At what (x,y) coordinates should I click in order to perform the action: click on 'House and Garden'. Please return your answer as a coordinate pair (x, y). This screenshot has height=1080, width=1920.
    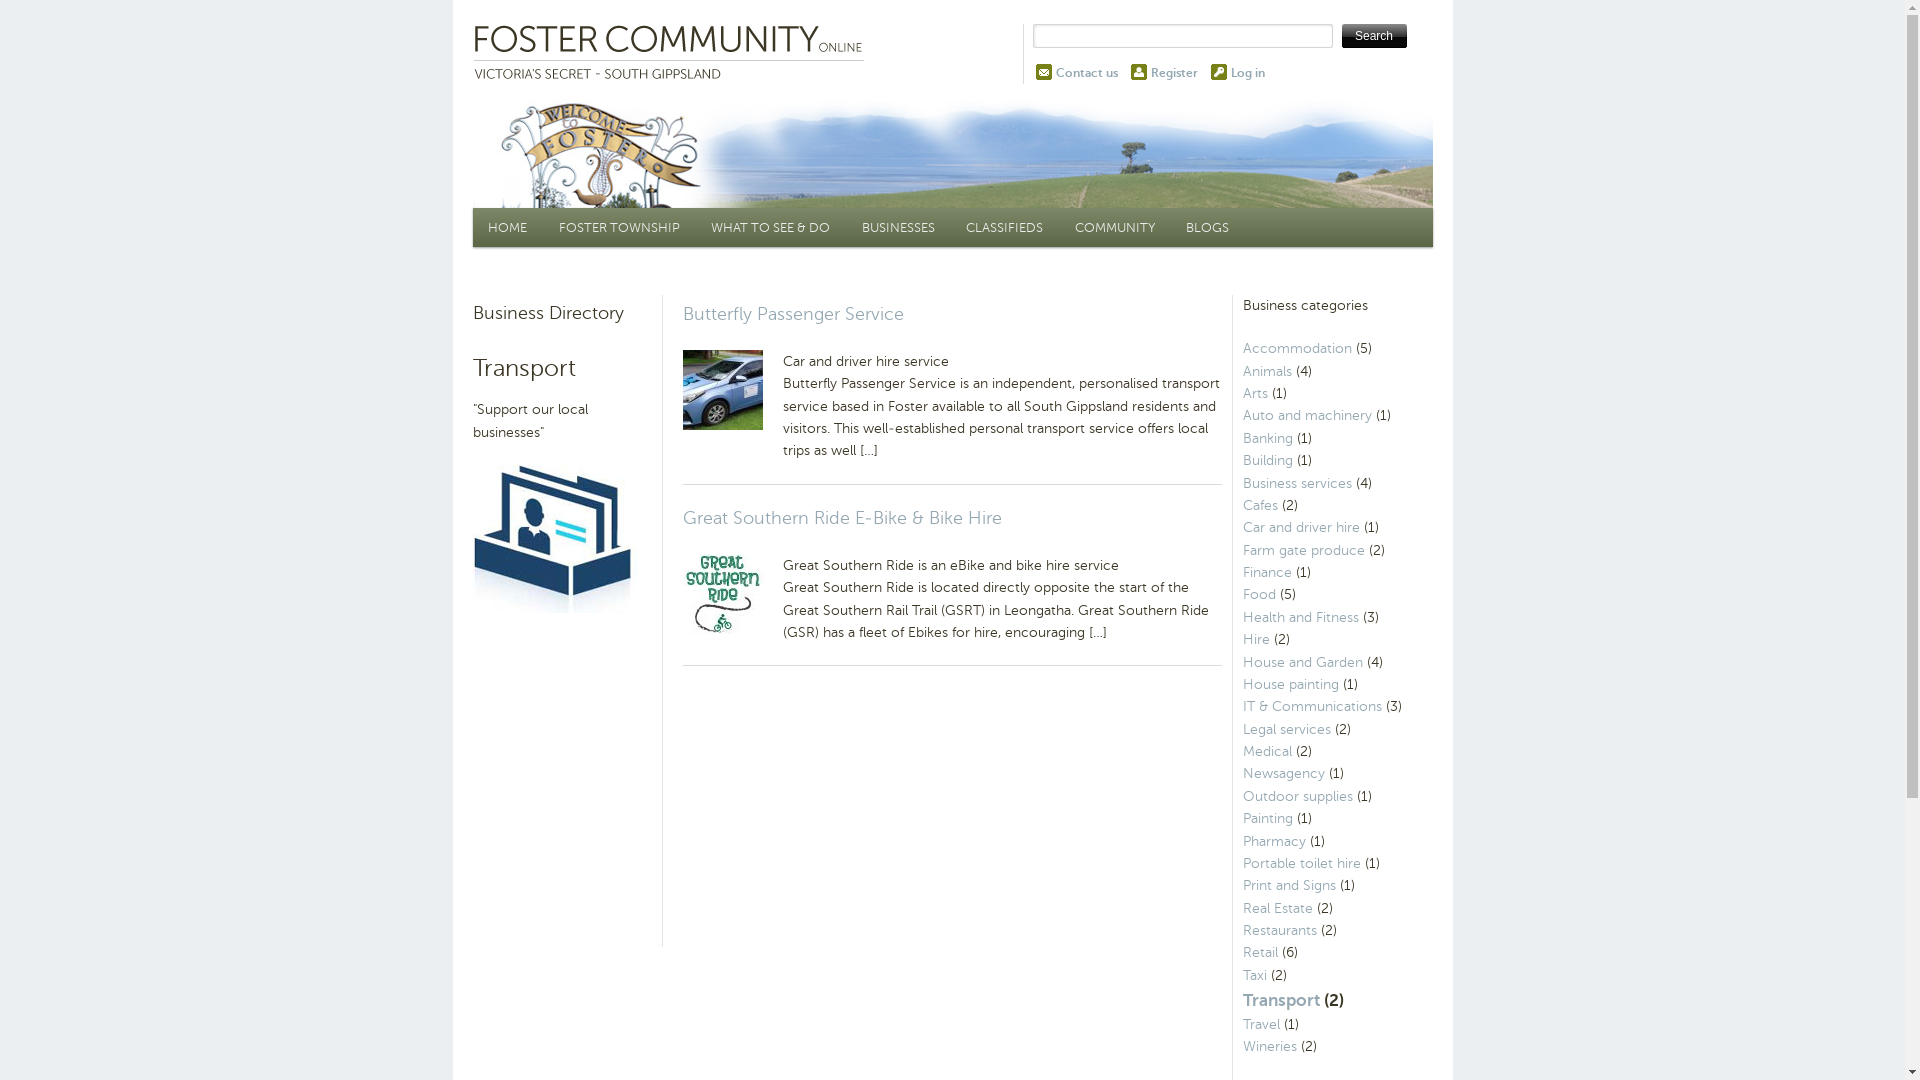
    Looking at the image, I should click on (1301, 662).